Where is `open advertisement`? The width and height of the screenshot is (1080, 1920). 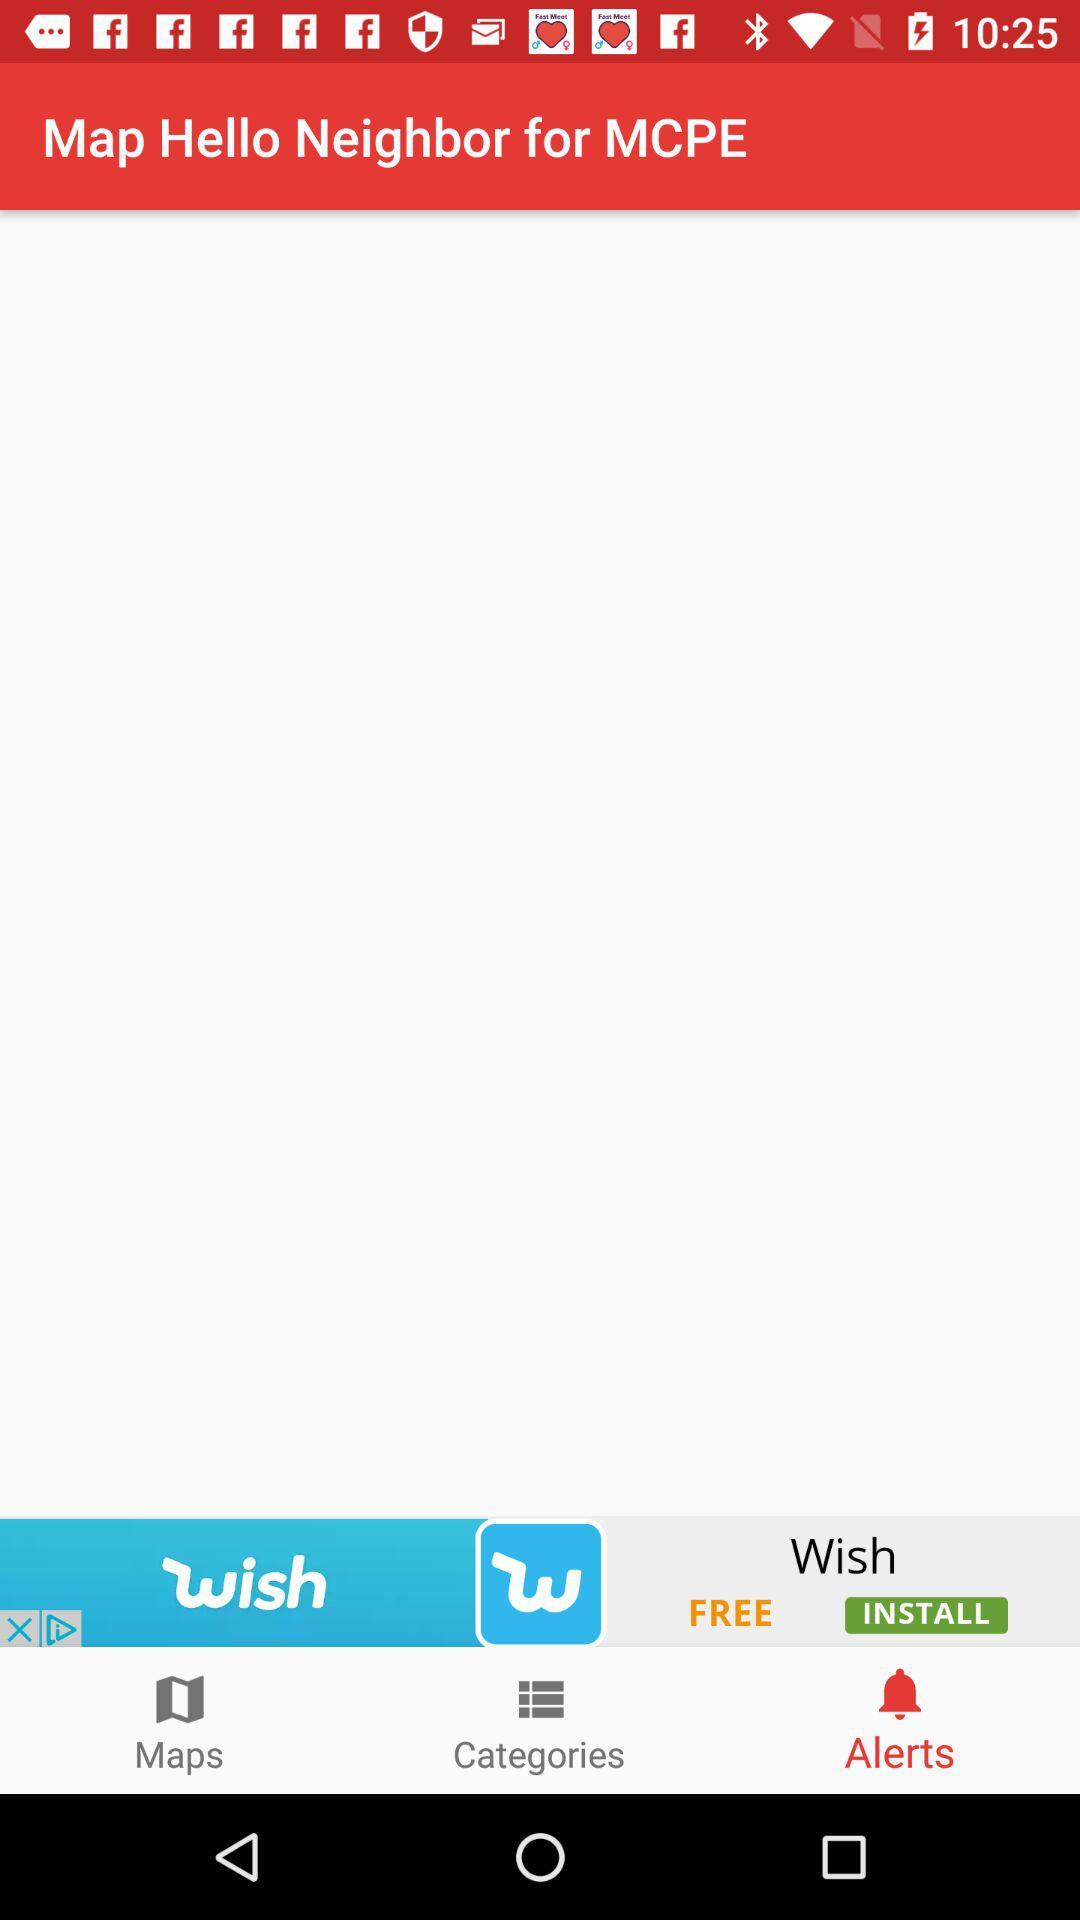 open advertisement is located at coordinates (540, 1580).